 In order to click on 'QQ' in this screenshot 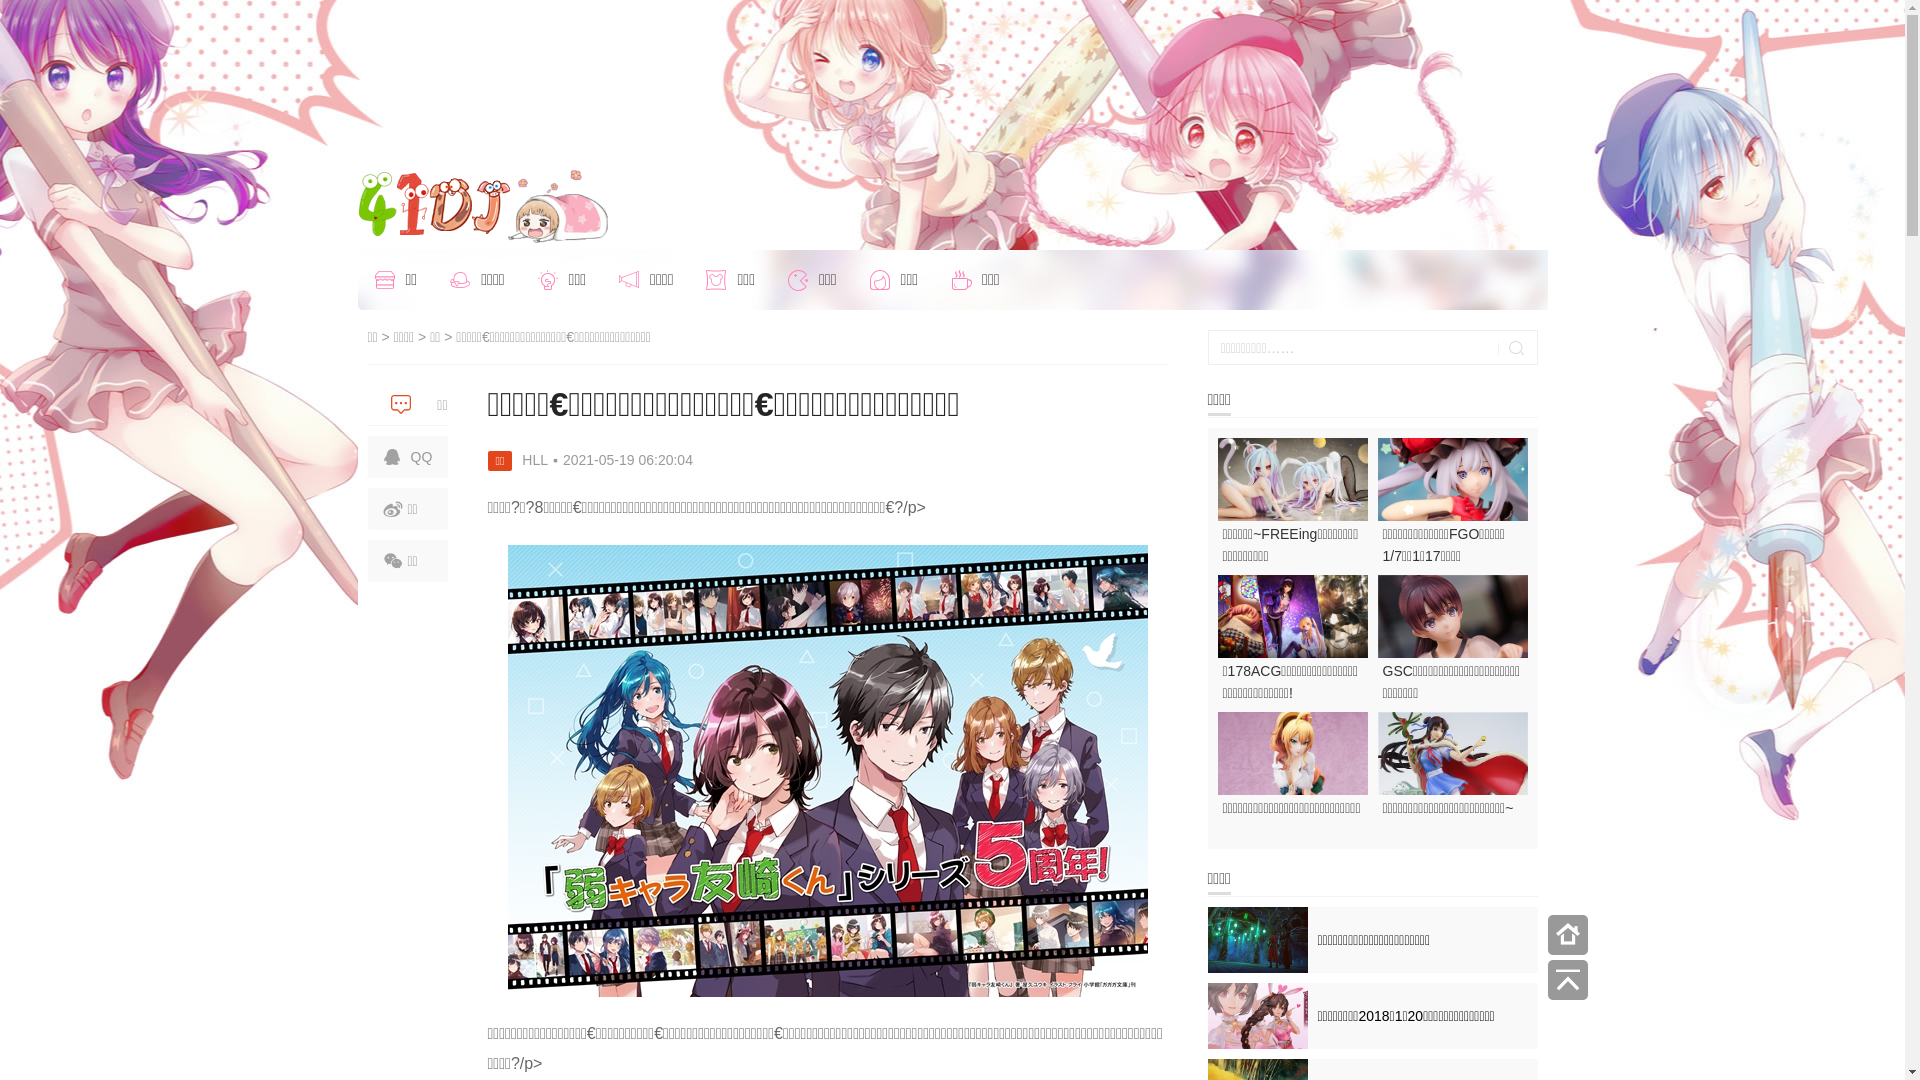, I will do `click(407, 456)`.